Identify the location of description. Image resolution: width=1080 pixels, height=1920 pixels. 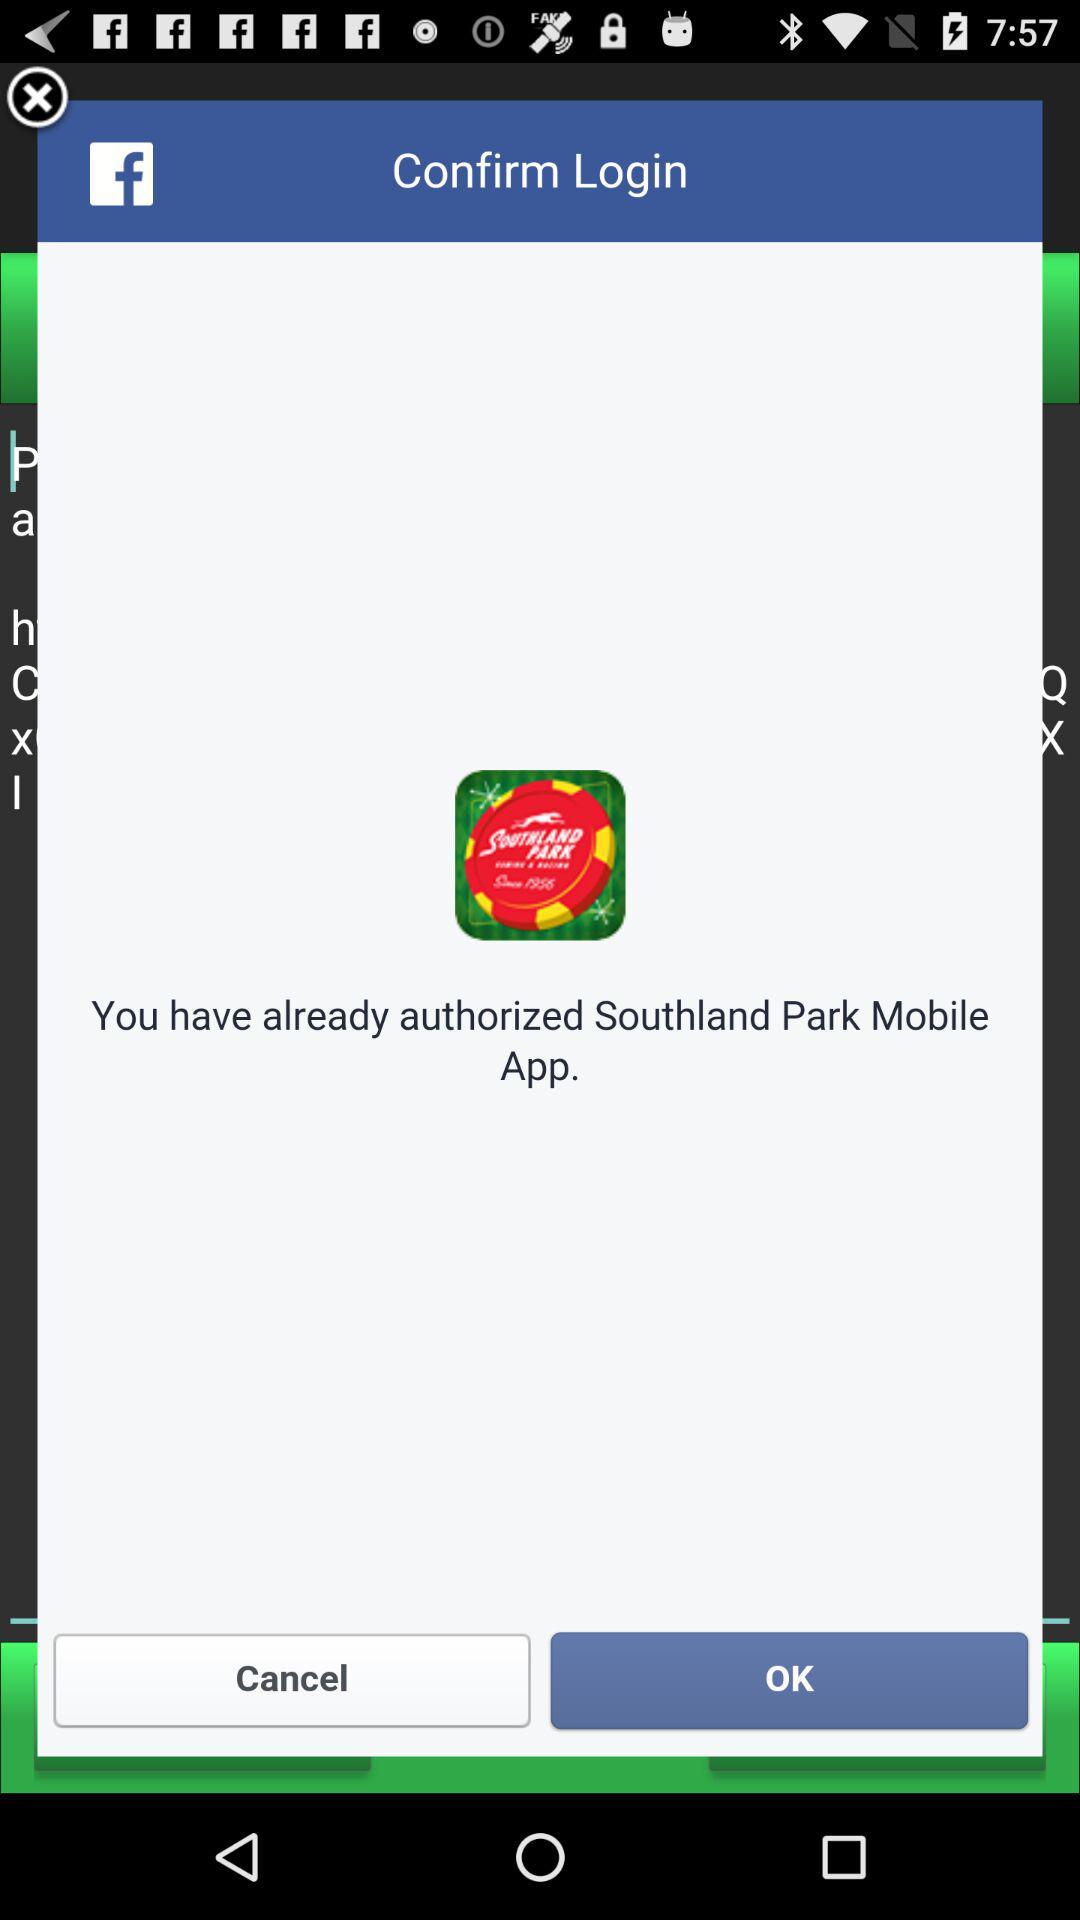
(540, 927).